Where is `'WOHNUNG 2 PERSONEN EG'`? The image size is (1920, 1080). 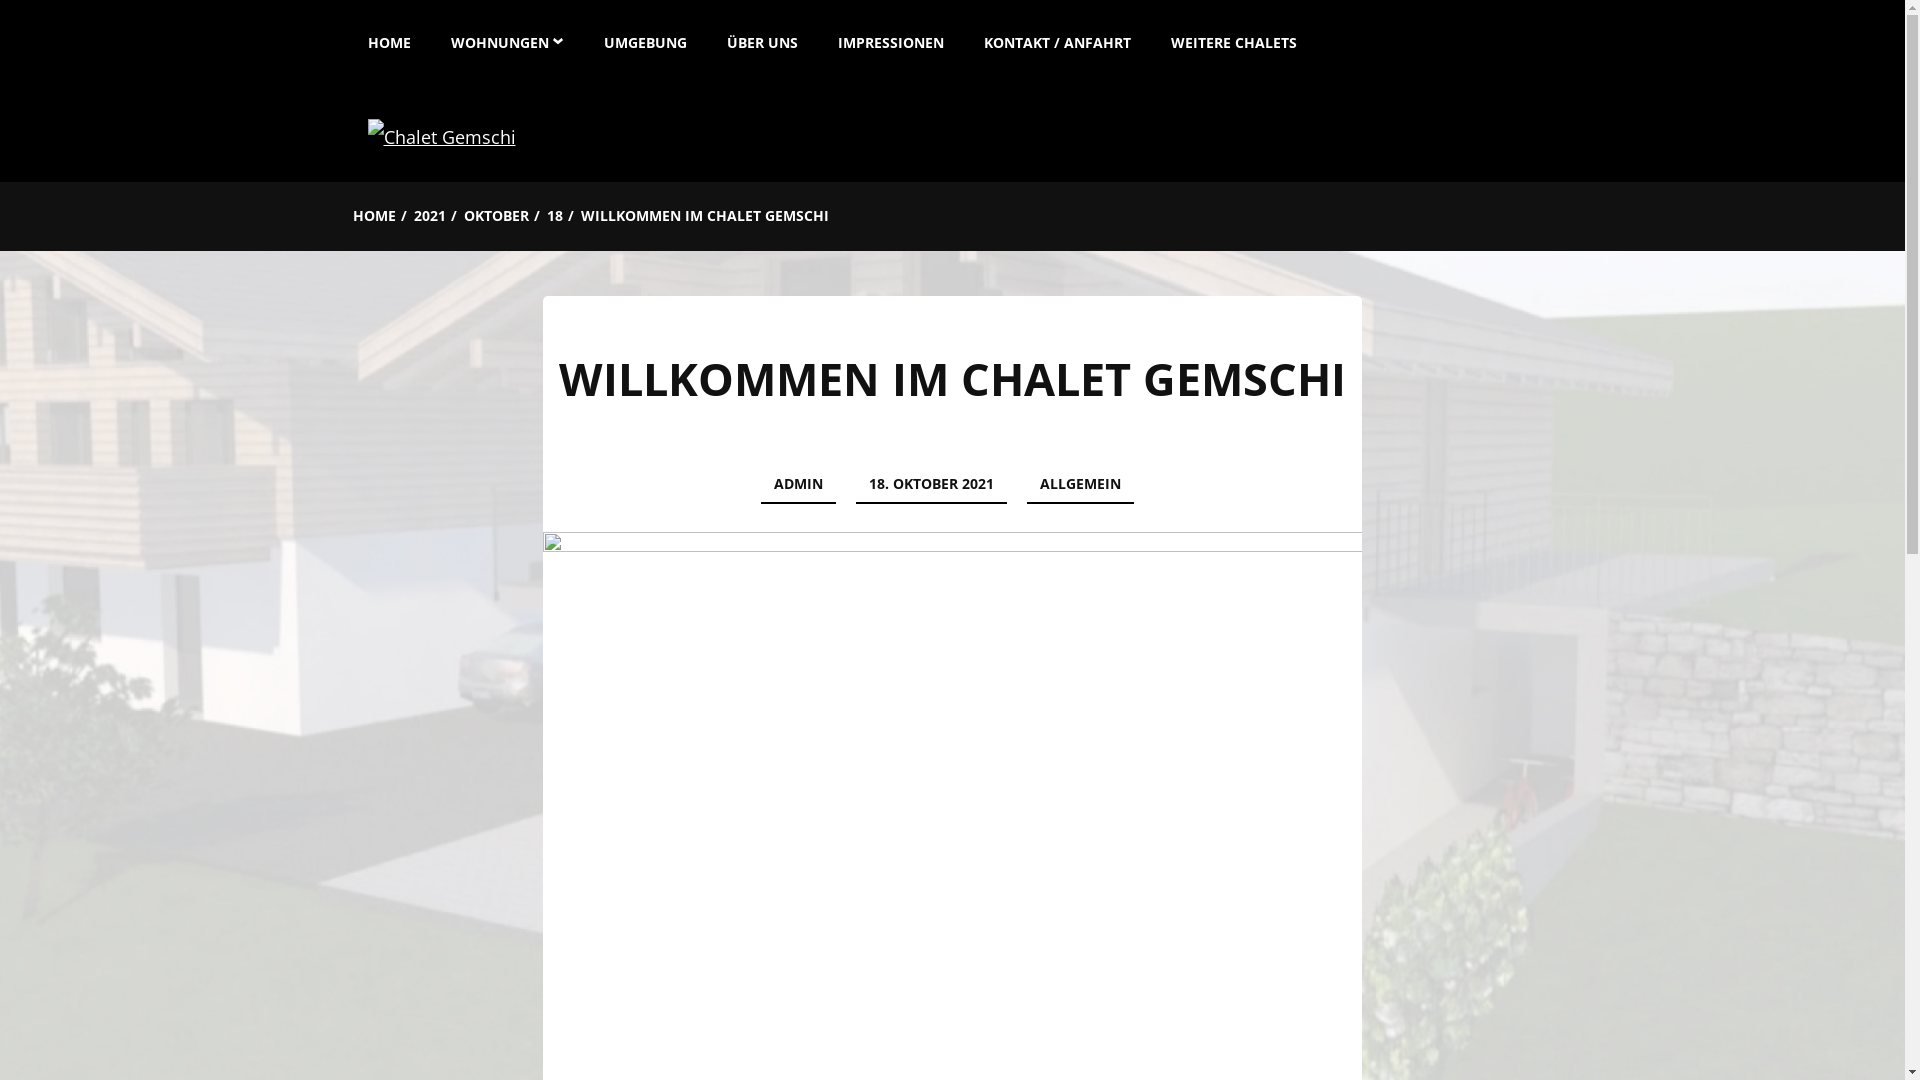
'WOHNUNG 2 PERSONEN EG' is located at coordinates (445, 128).